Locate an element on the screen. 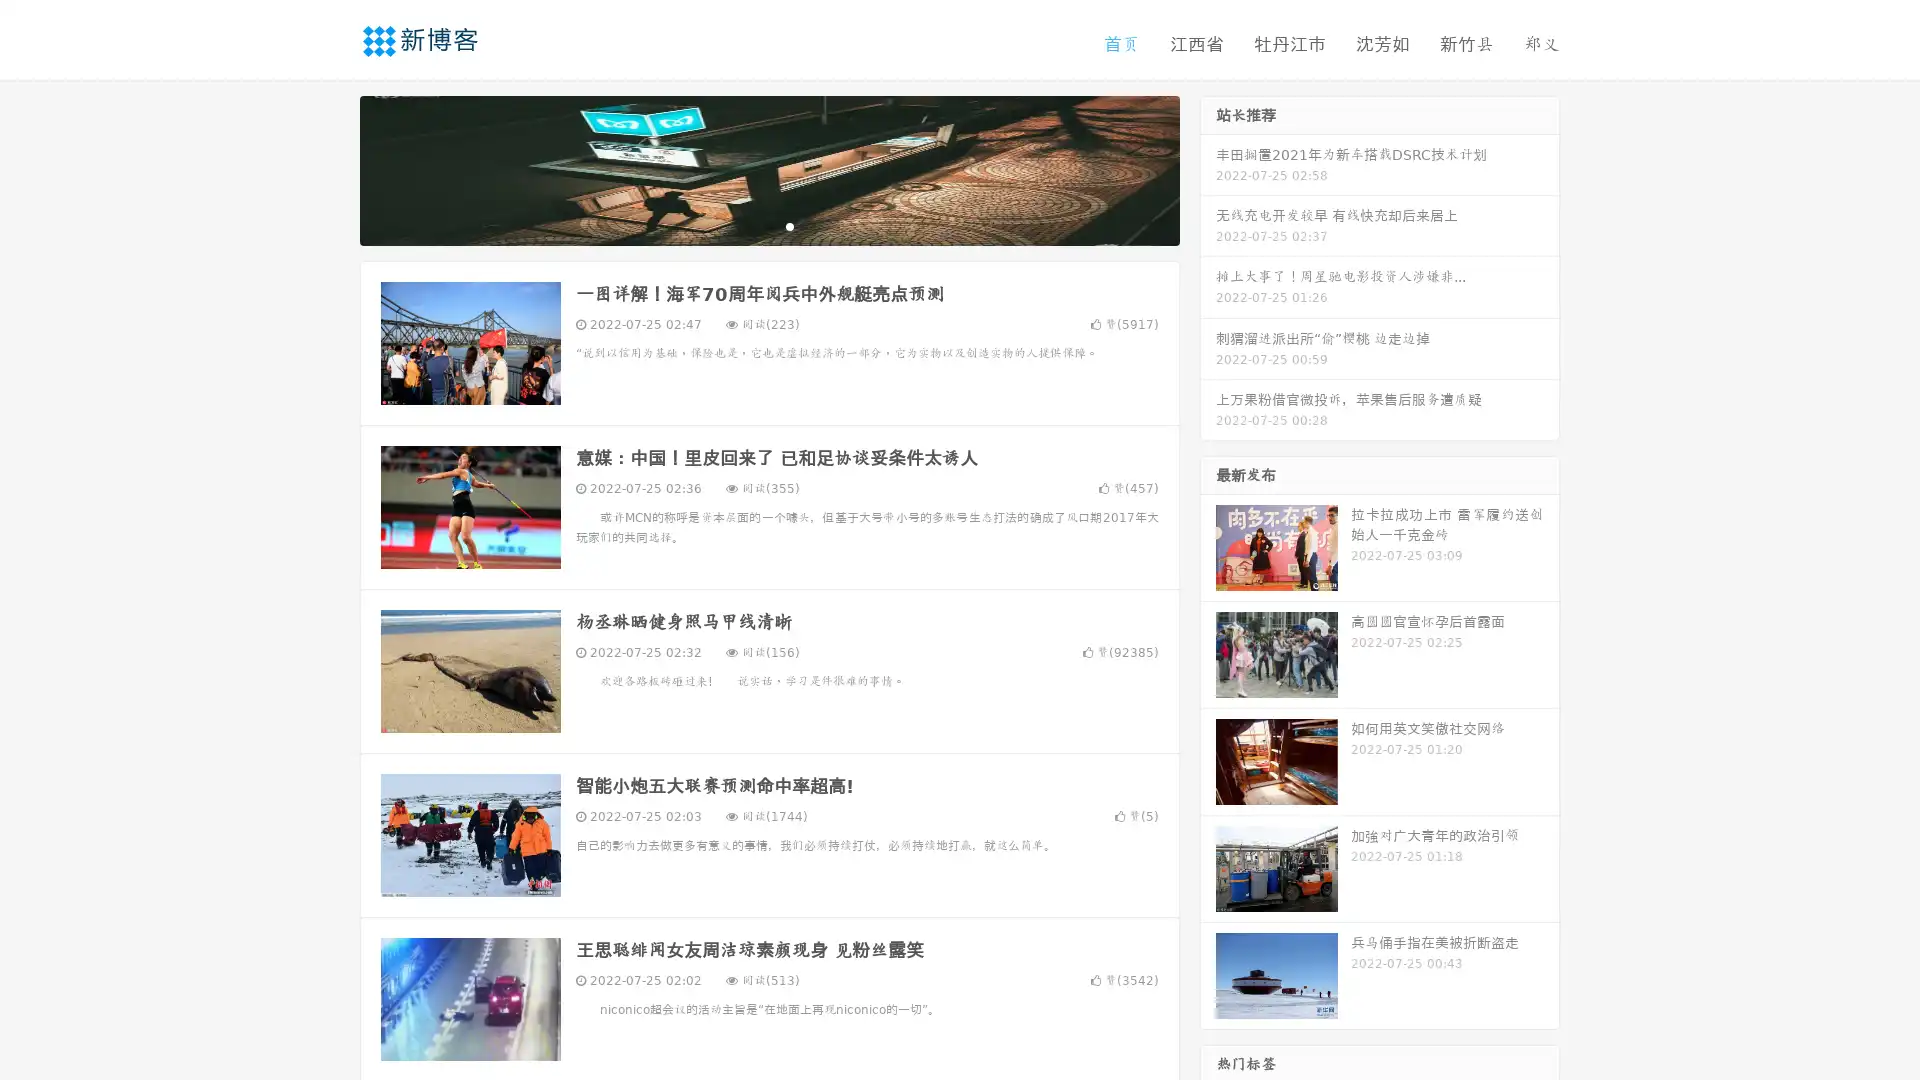 The image size is (1920, 1080). Go to slide 3 is located at coordinates (789, 225).